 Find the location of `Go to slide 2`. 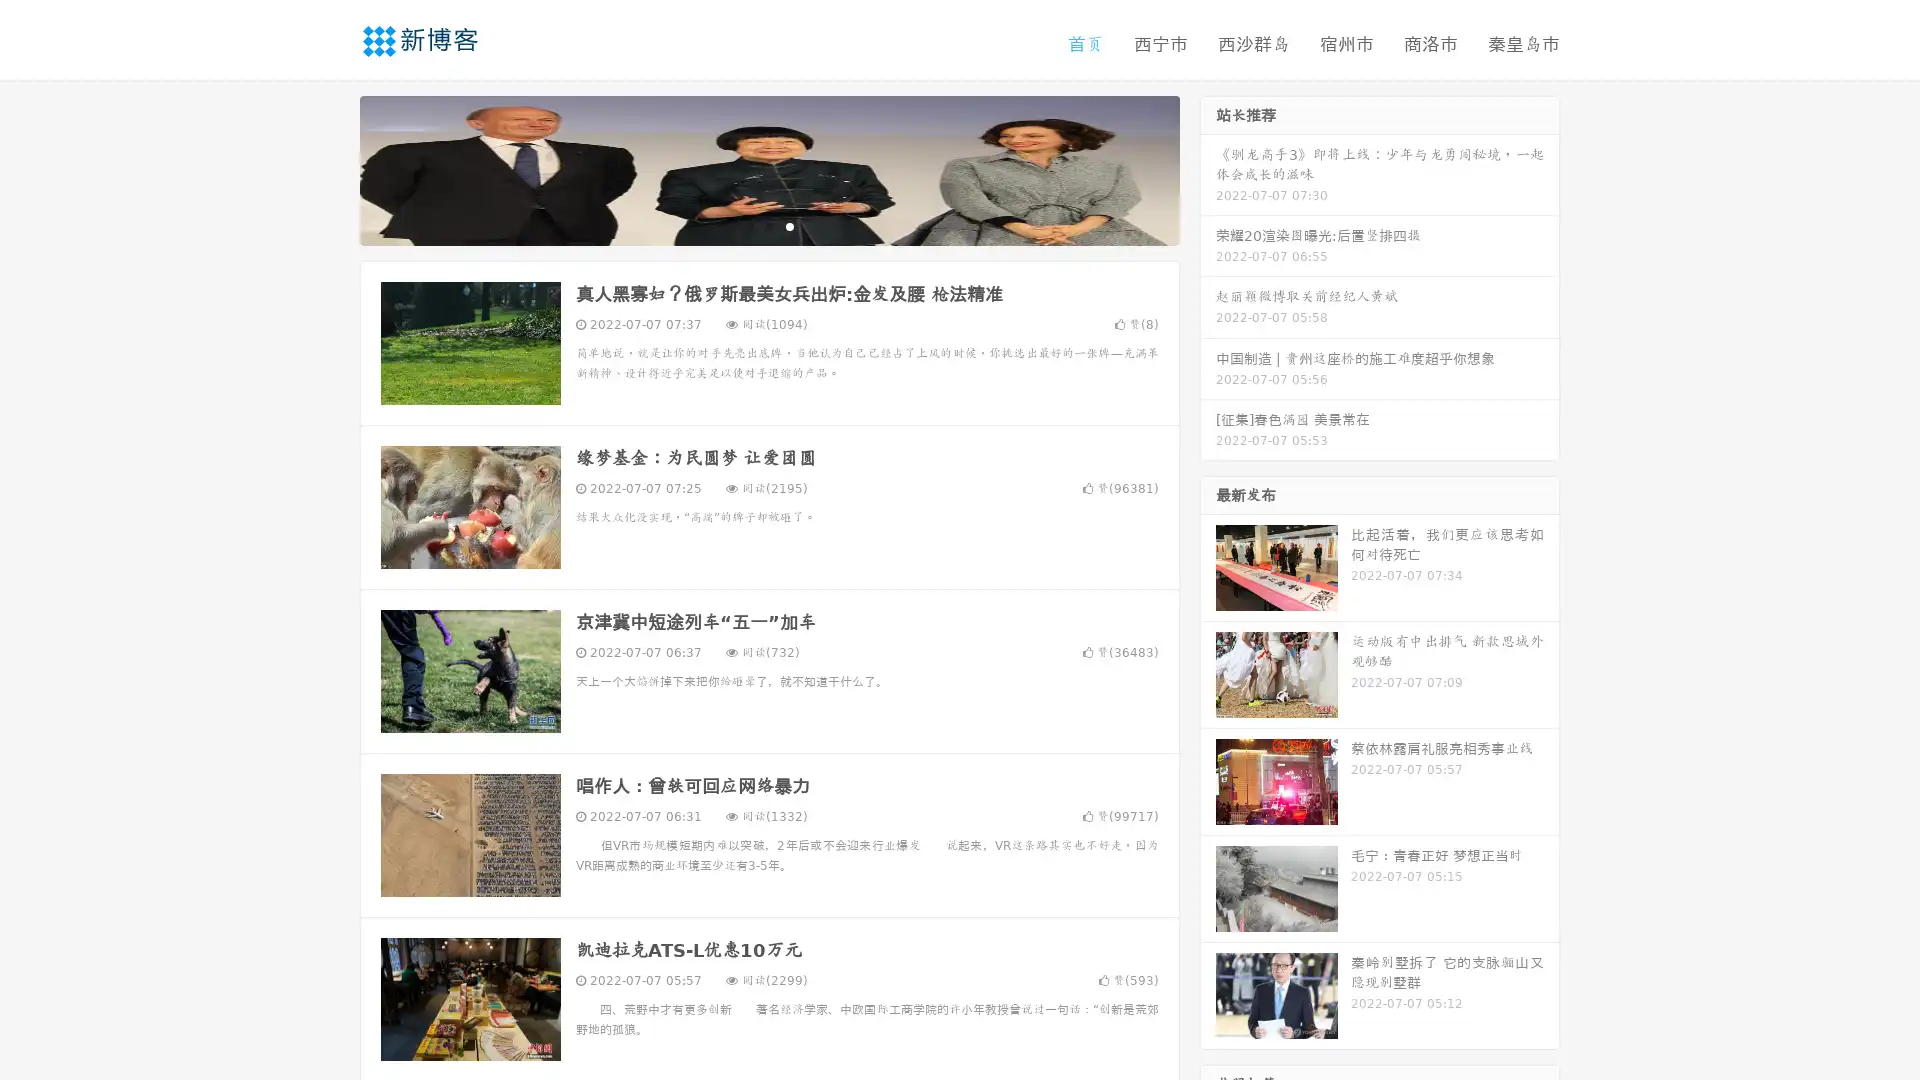

Go to slide 2 is located at coordinates (768, 225).